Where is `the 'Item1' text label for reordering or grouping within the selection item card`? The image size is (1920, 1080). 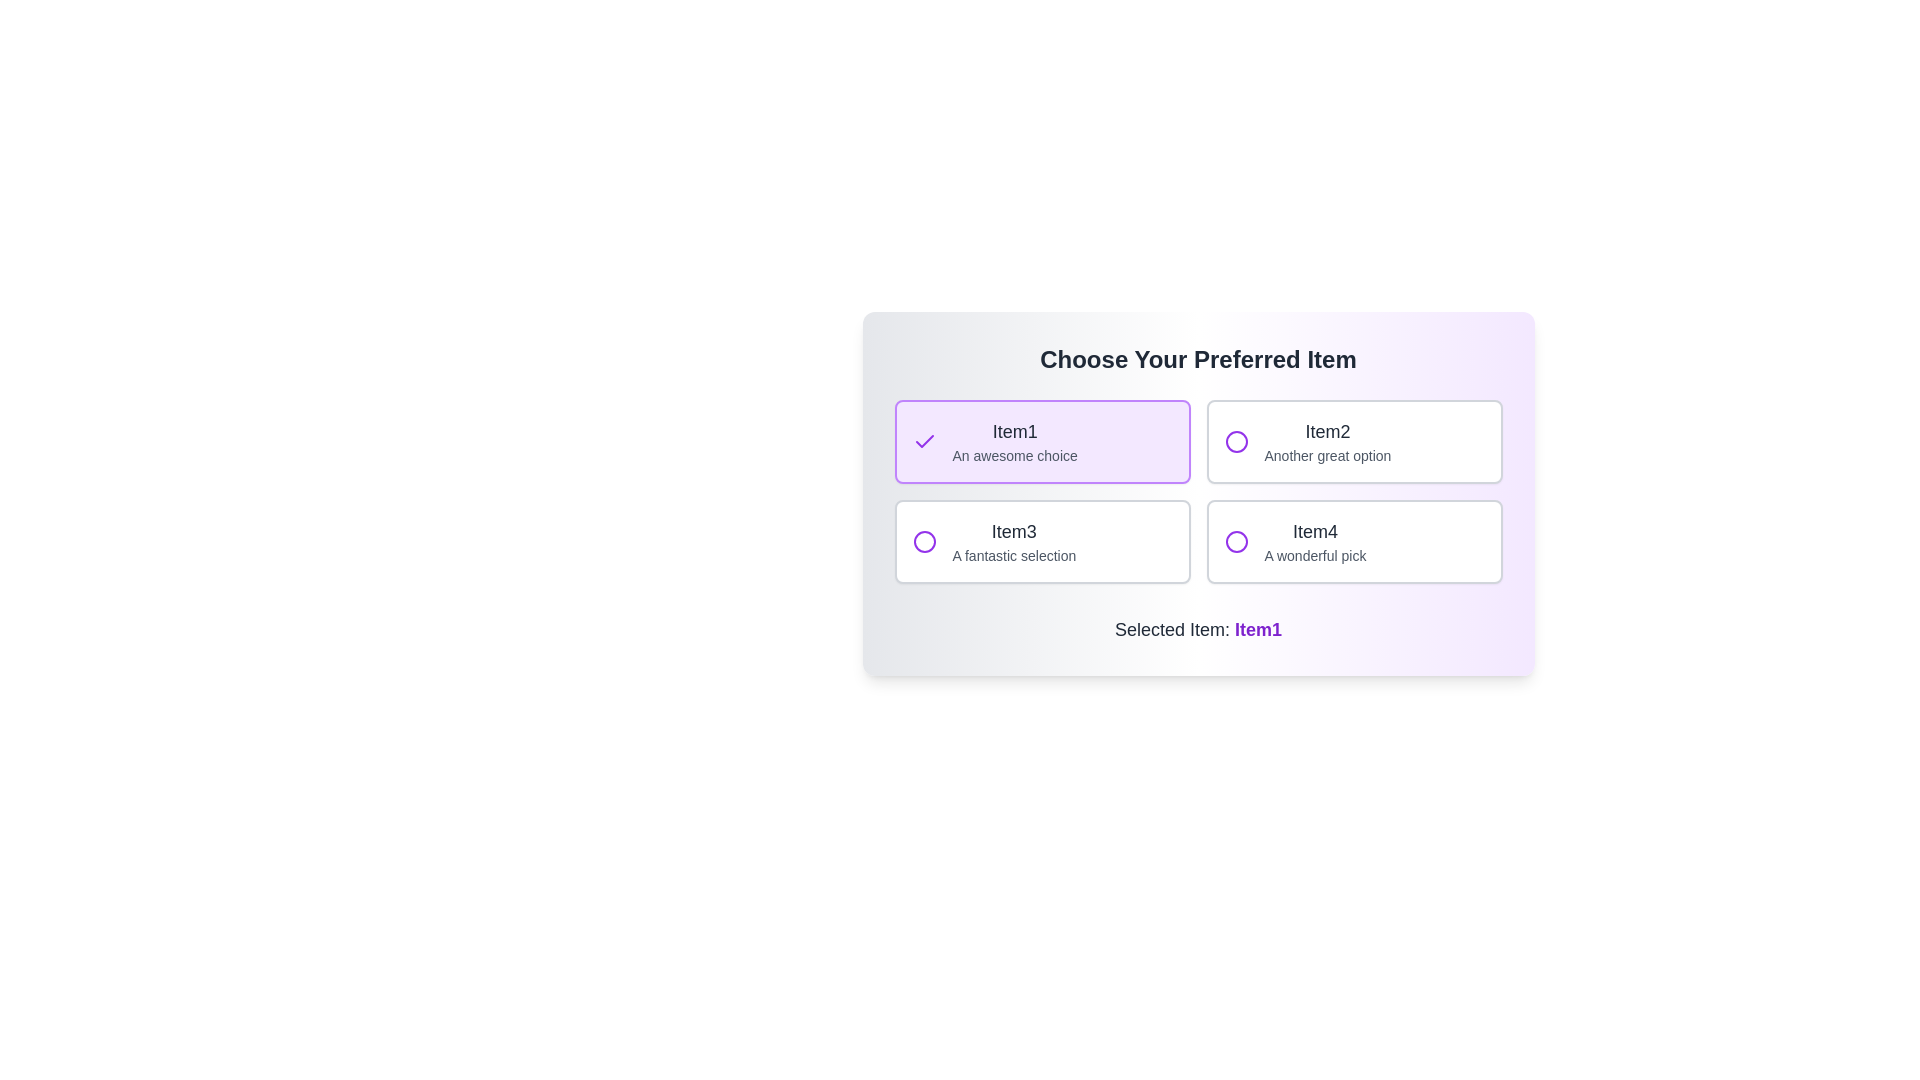 the 'Item1' text label for reordering or grouping within the selection item card is located at coordinates (1015, 431).